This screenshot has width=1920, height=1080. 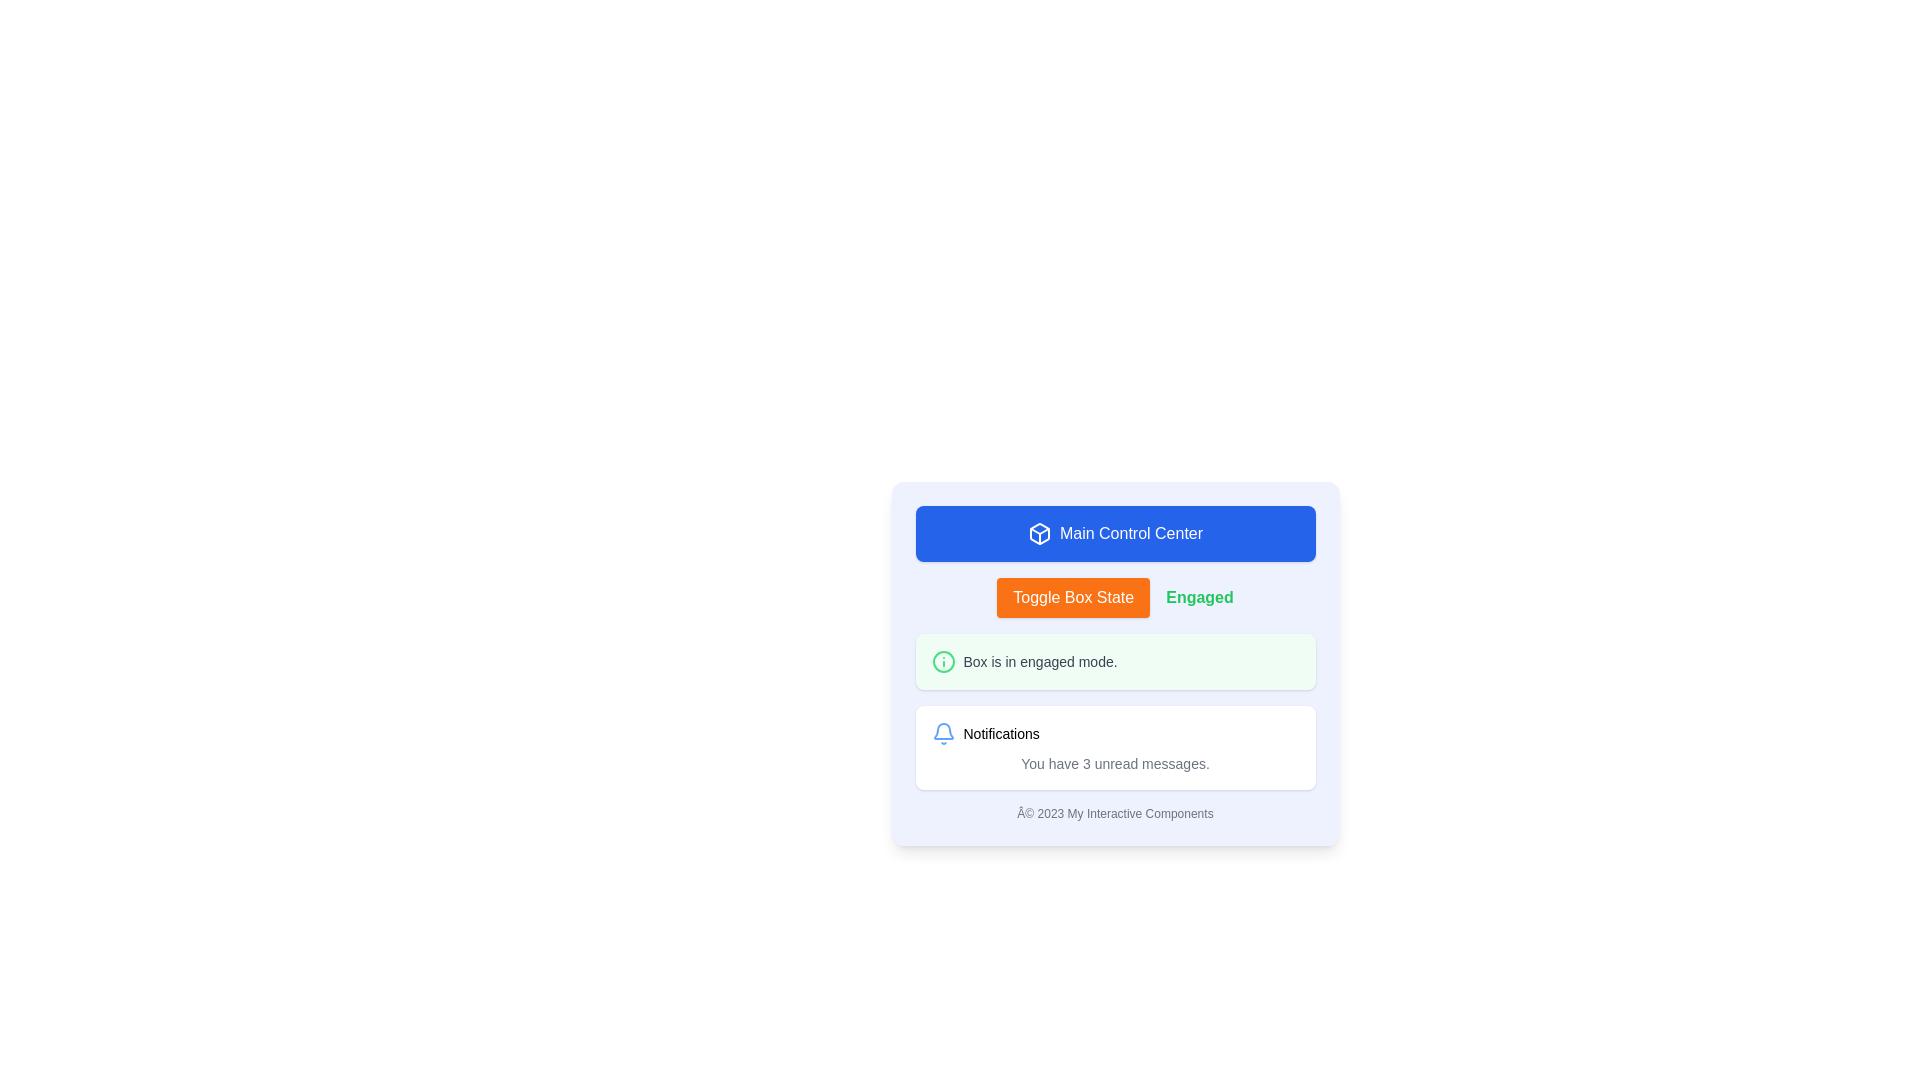 I want to click on the 'Toggle Box State' button in the composite UI component, so click(x=1114, y=596).